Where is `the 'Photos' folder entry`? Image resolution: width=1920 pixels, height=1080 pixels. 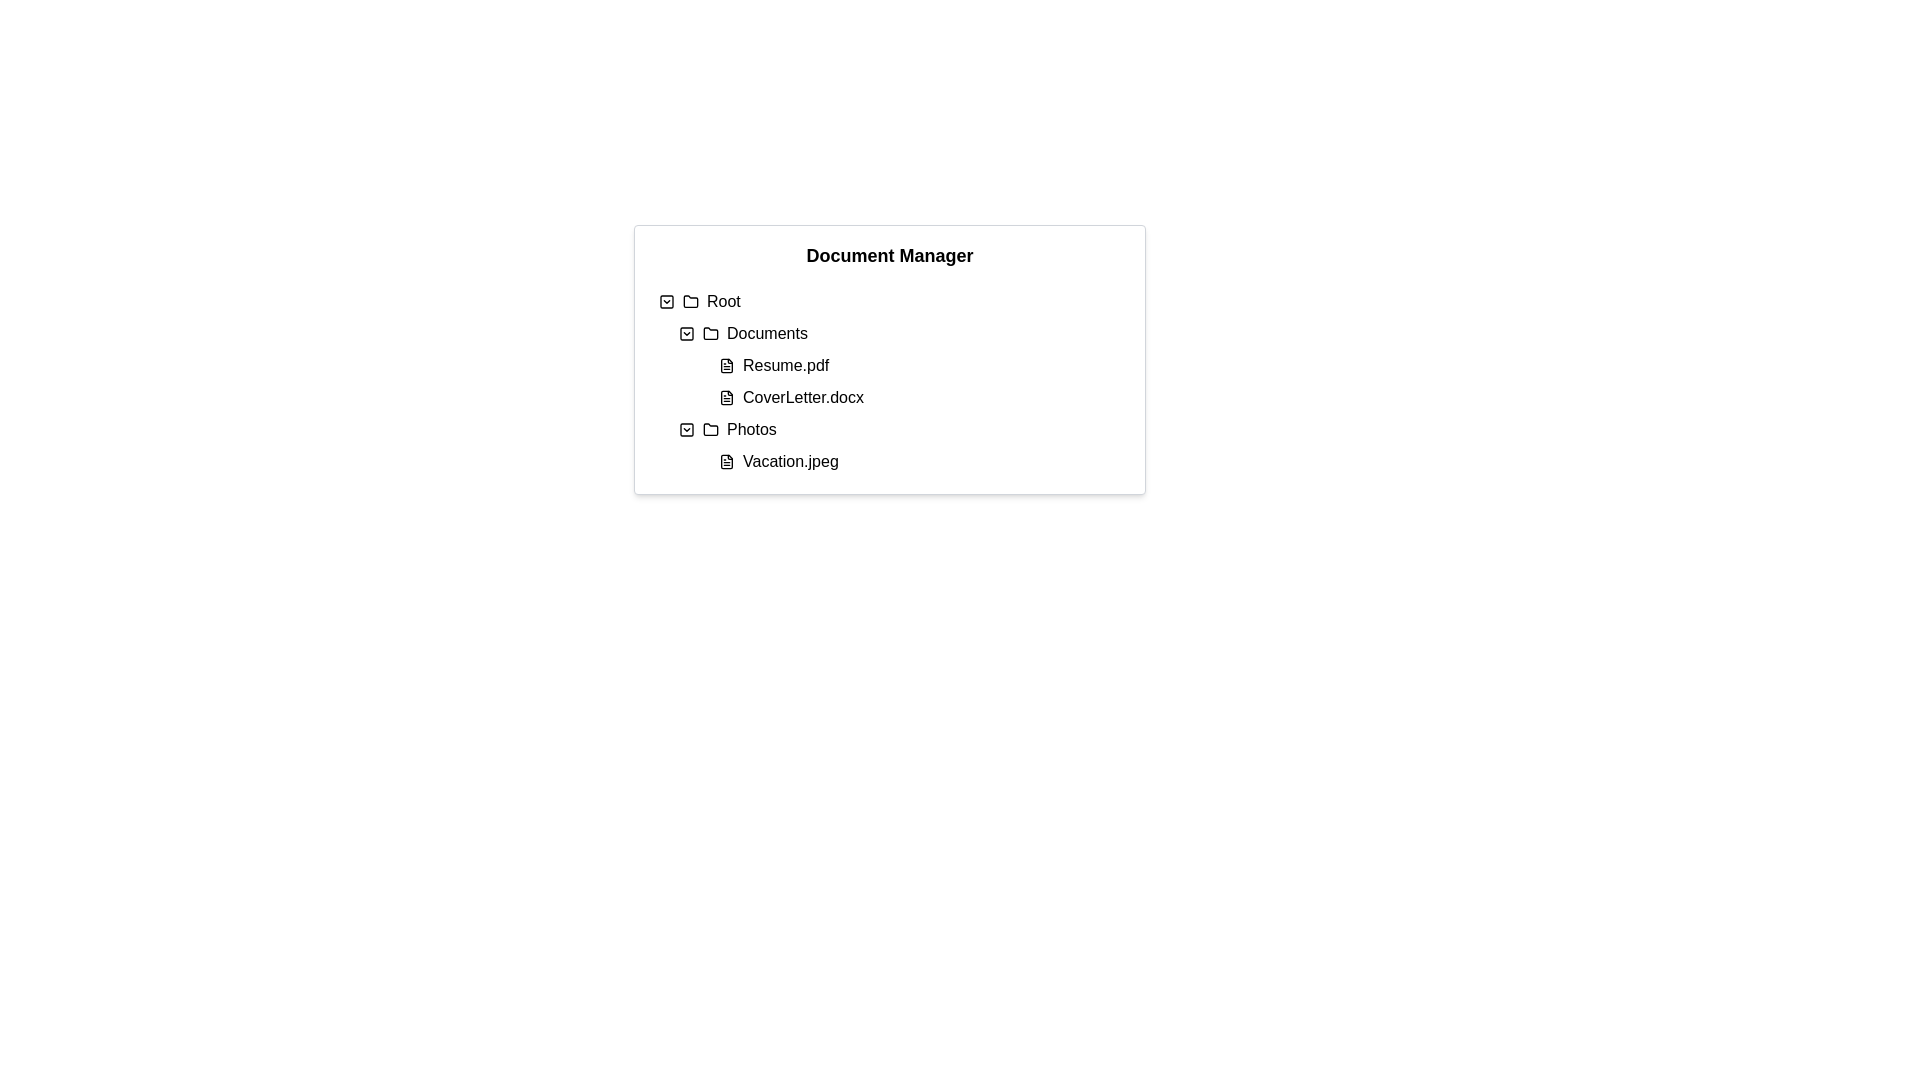 the 'Photos' folder entry is located at coordinates (899, 428).